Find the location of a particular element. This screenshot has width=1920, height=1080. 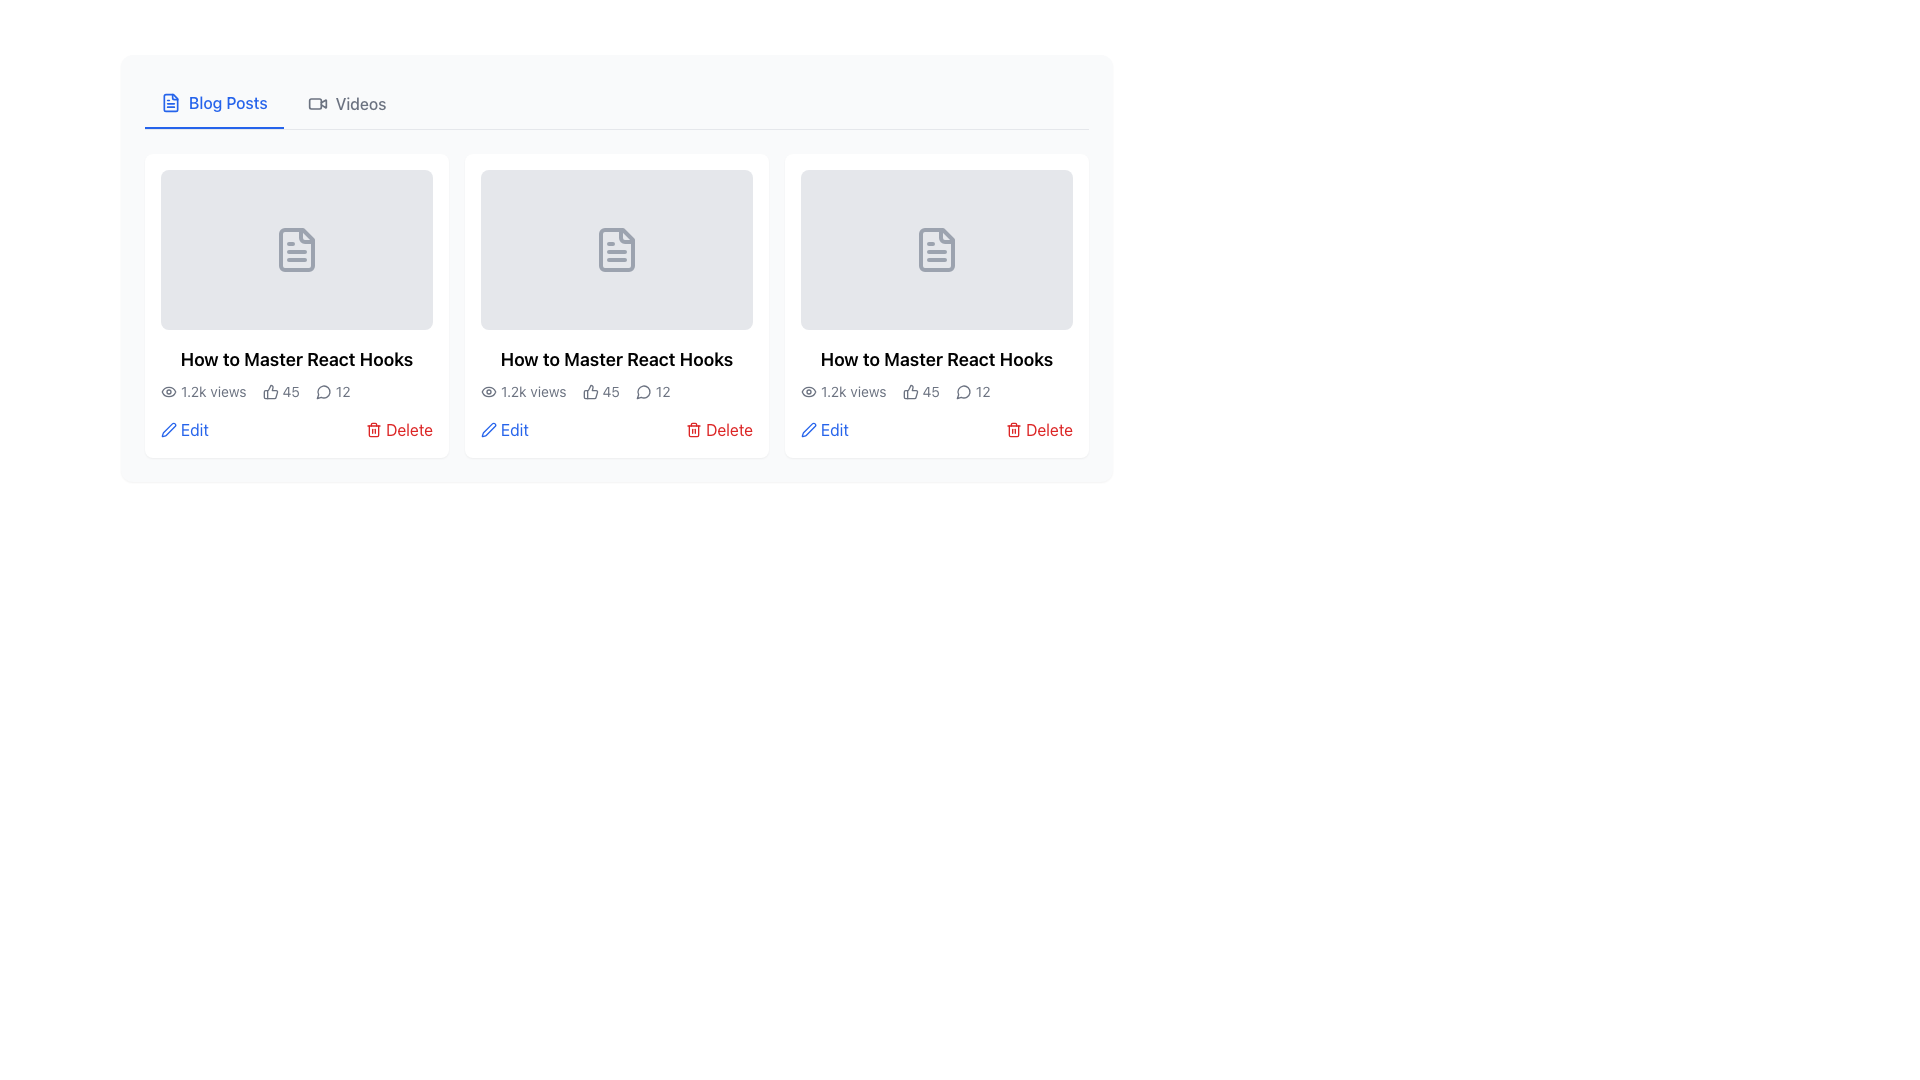

the image placeholder that has a light gray background and a document icon with a folded corner, located at the top-left position in a grid layout is located at coordinates (296, 249).